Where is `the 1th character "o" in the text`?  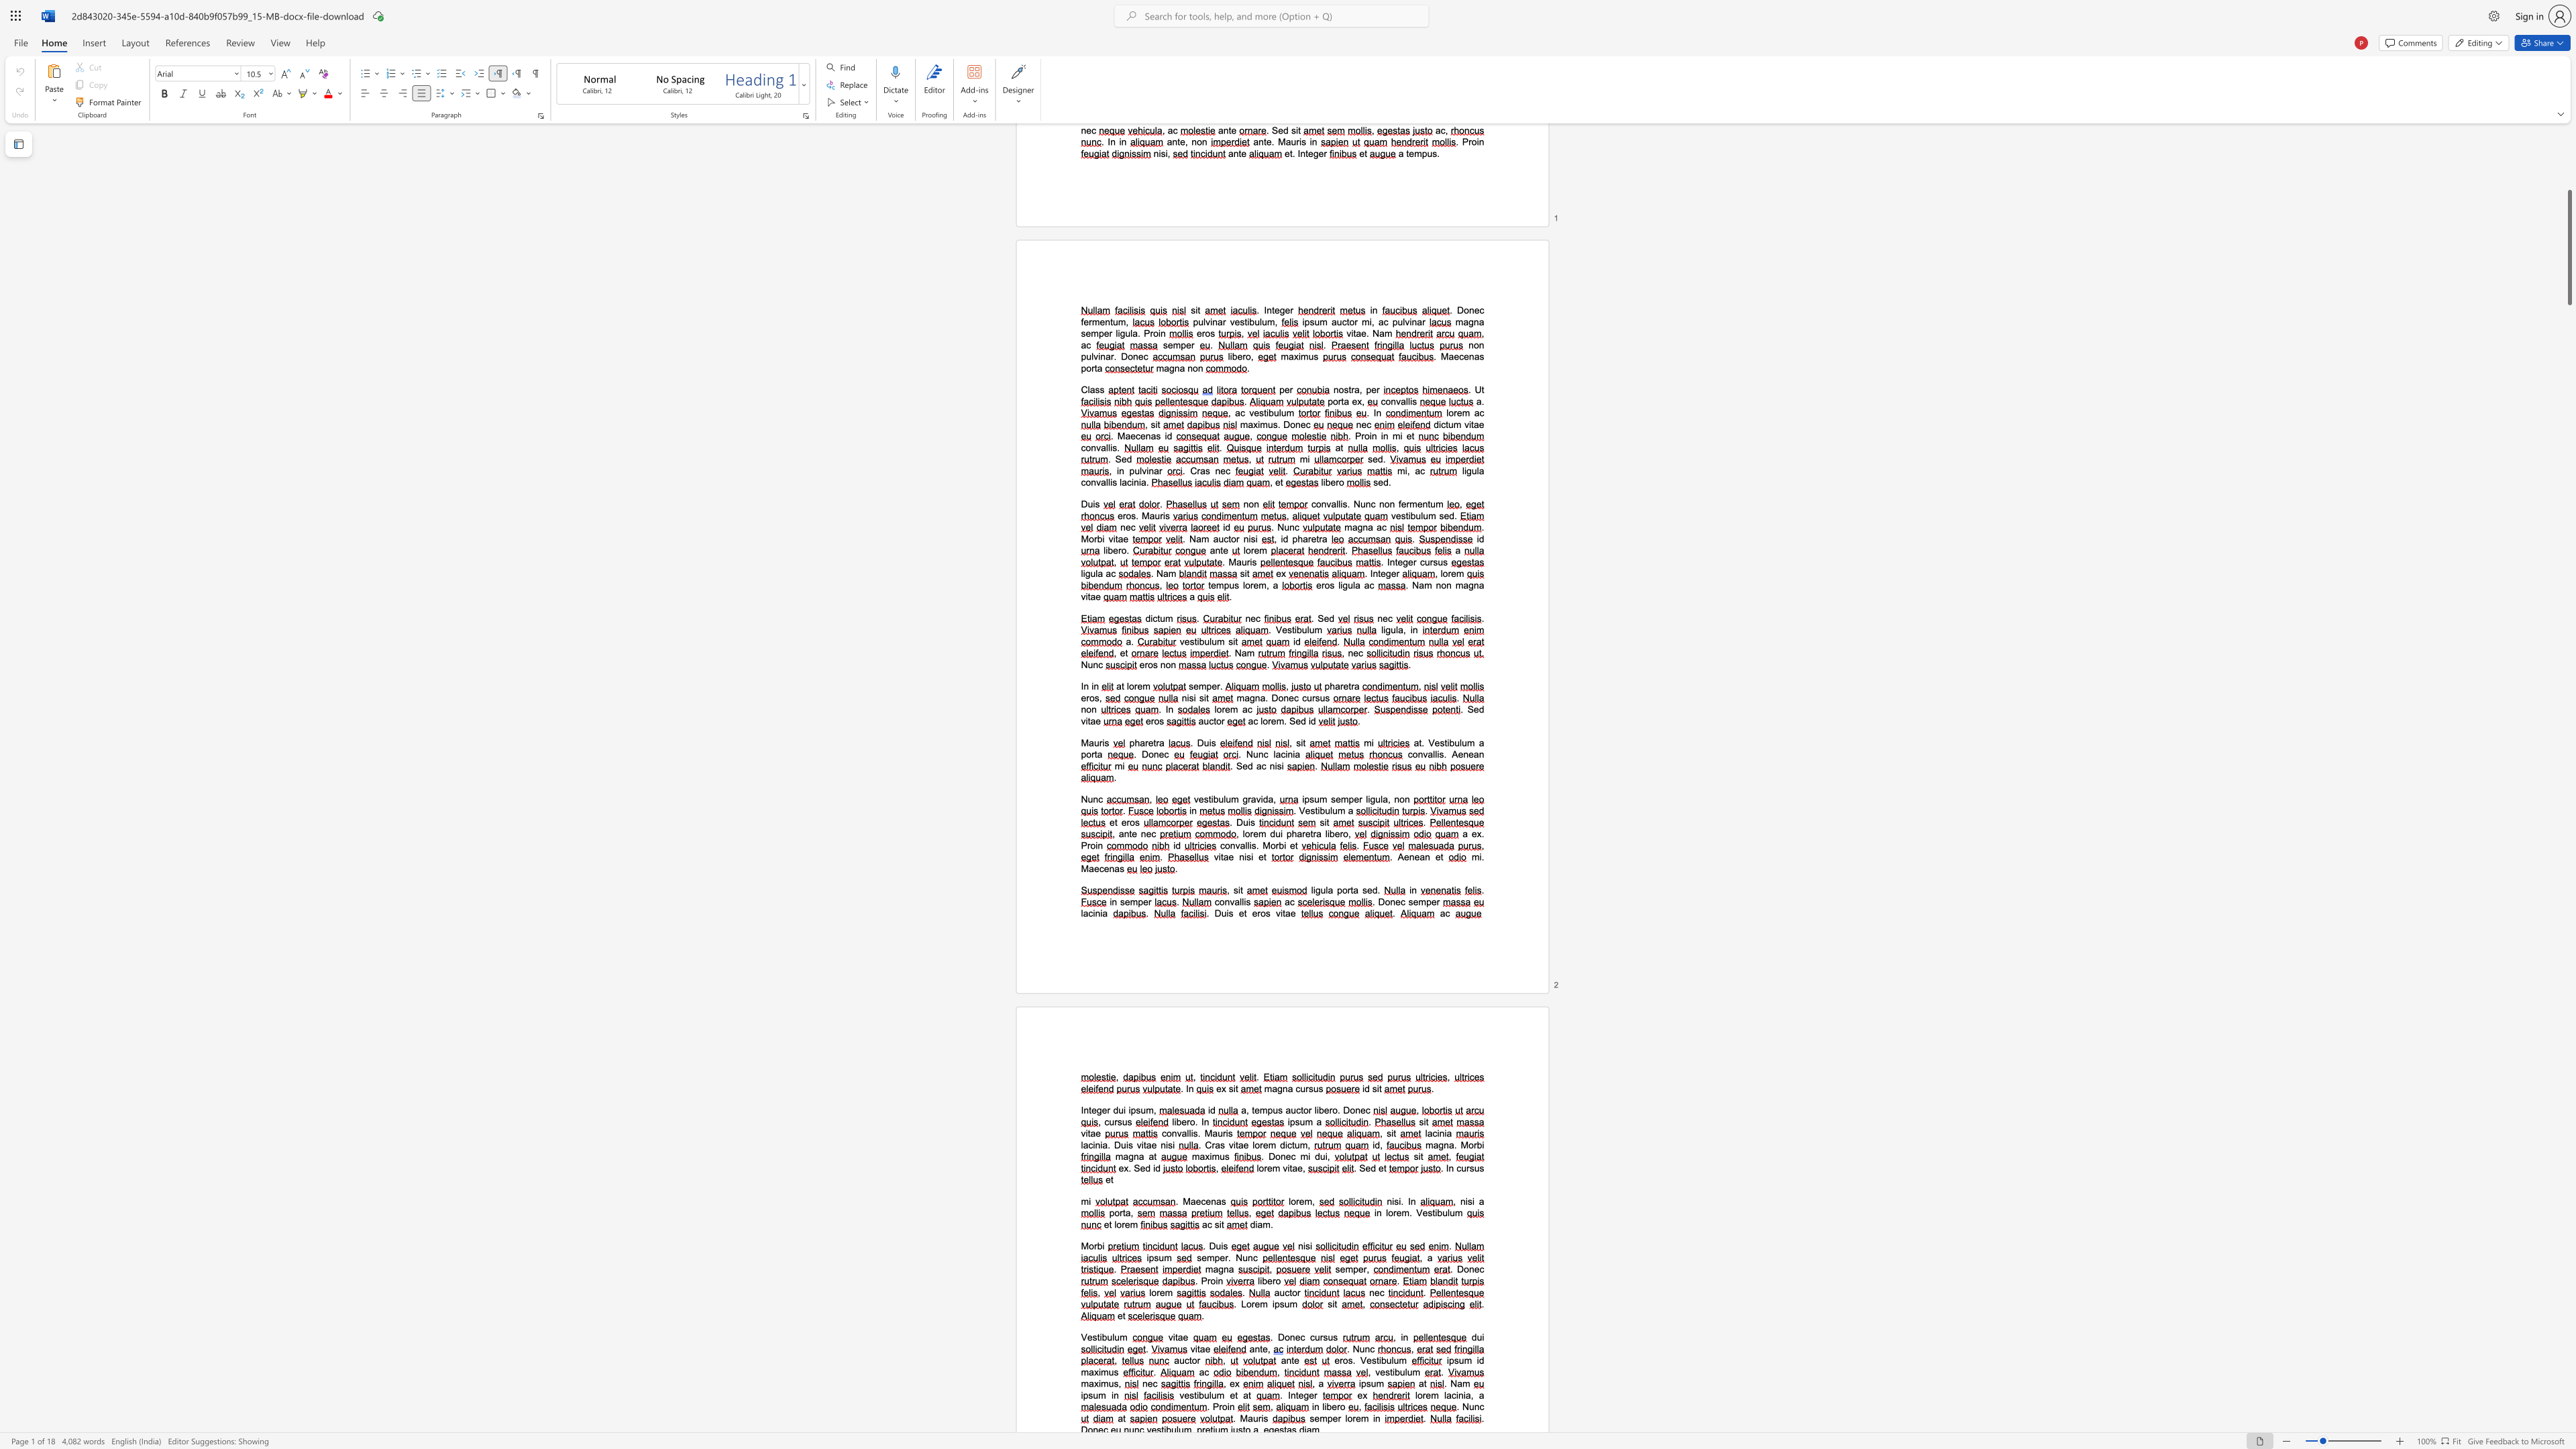
the 1th character "o" in the text is located at coordinates (1222, 902).